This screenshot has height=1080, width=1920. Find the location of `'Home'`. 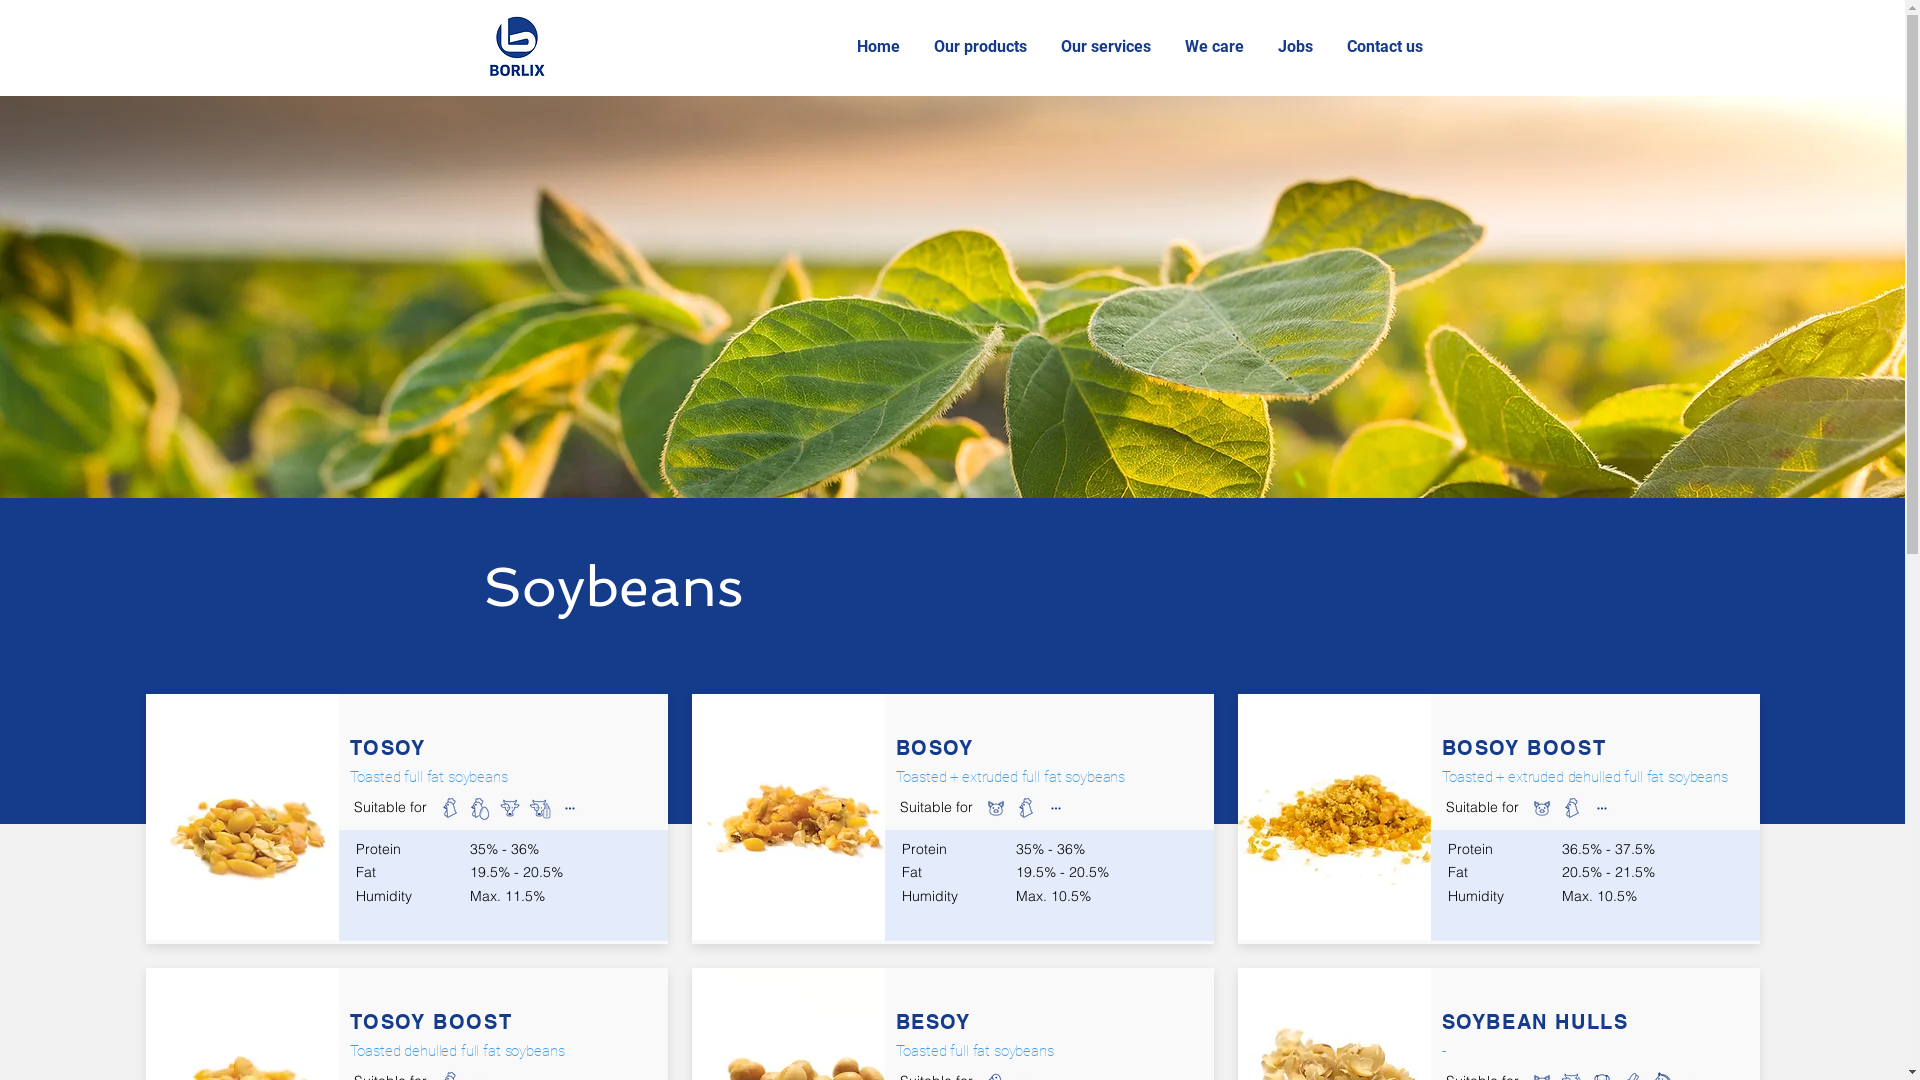

'Home' is located at coordinates (880, 45).